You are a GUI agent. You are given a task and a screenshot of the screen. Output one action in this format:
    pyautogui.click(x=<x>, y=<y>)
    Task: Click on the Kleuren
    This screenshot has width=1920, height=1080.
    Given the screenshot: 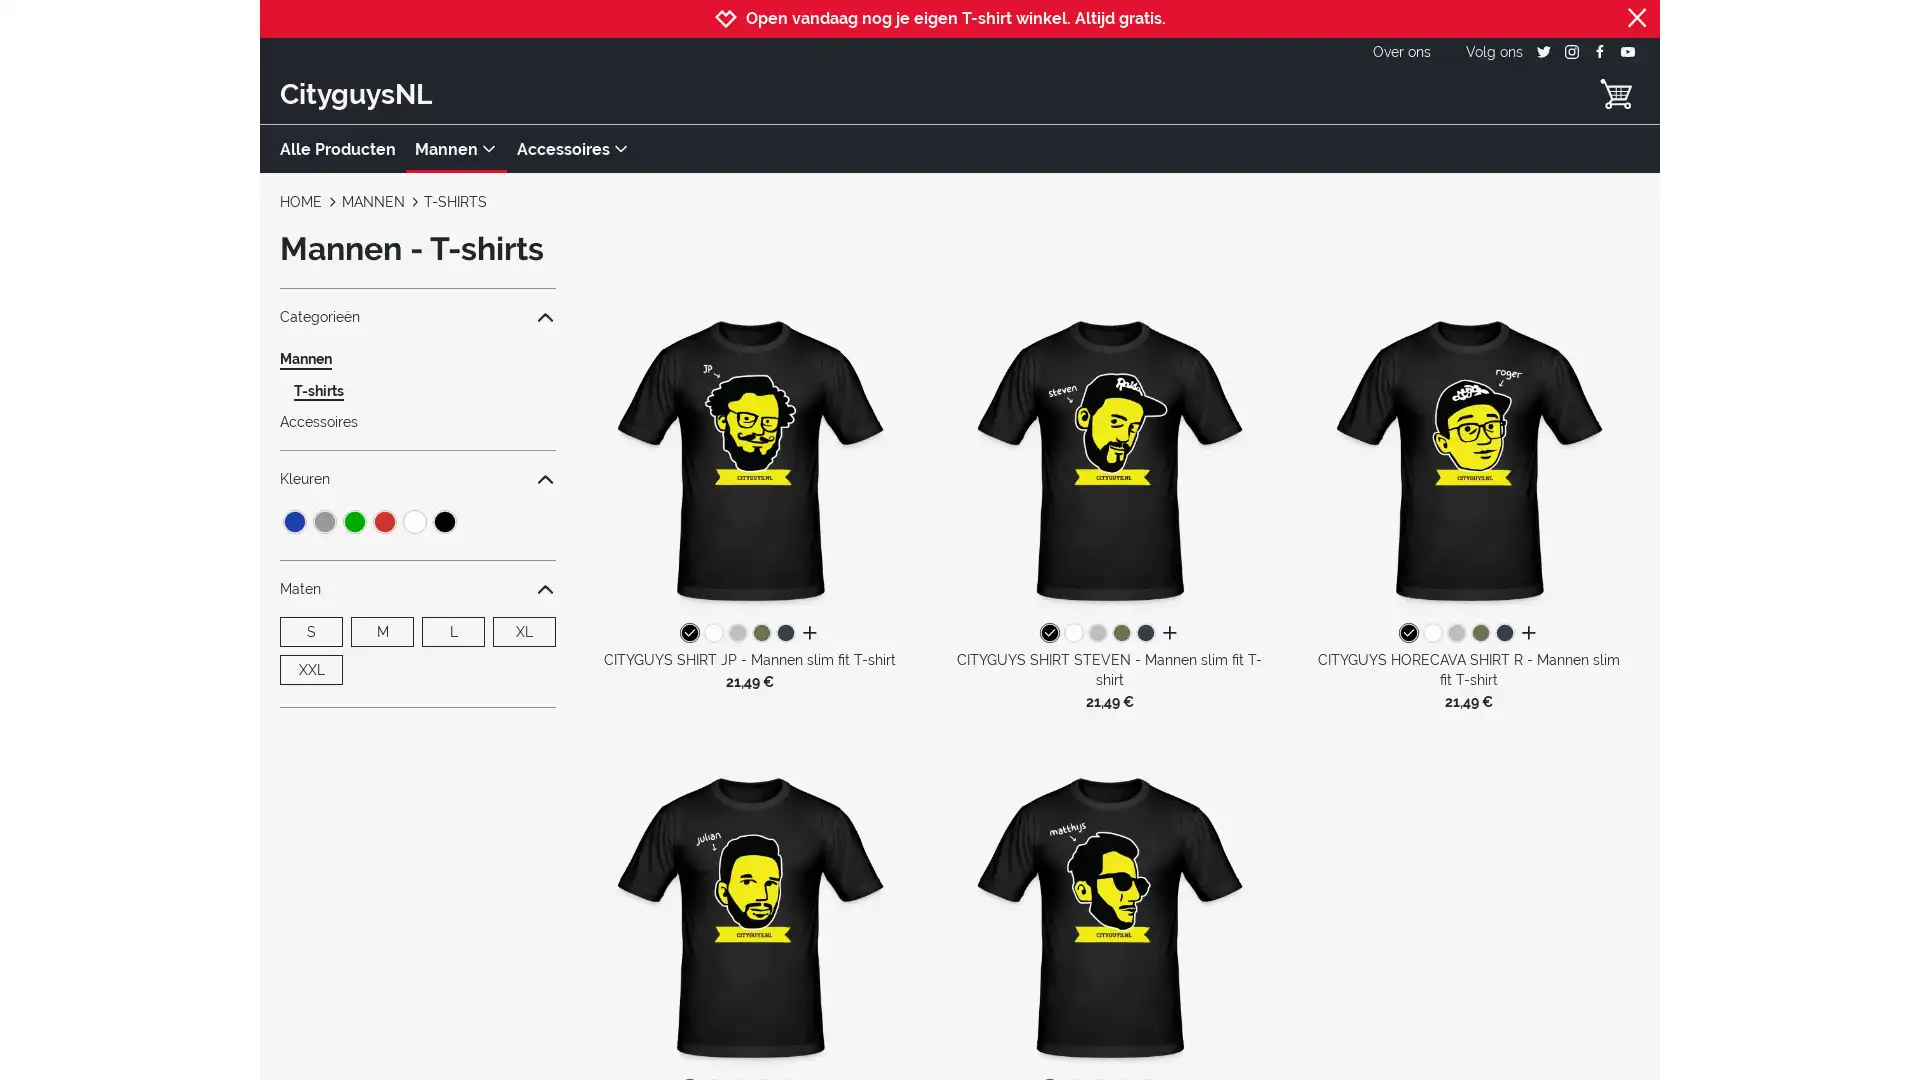 What is the action you would take?
    pyautogui.click(x=416, y=478)
    